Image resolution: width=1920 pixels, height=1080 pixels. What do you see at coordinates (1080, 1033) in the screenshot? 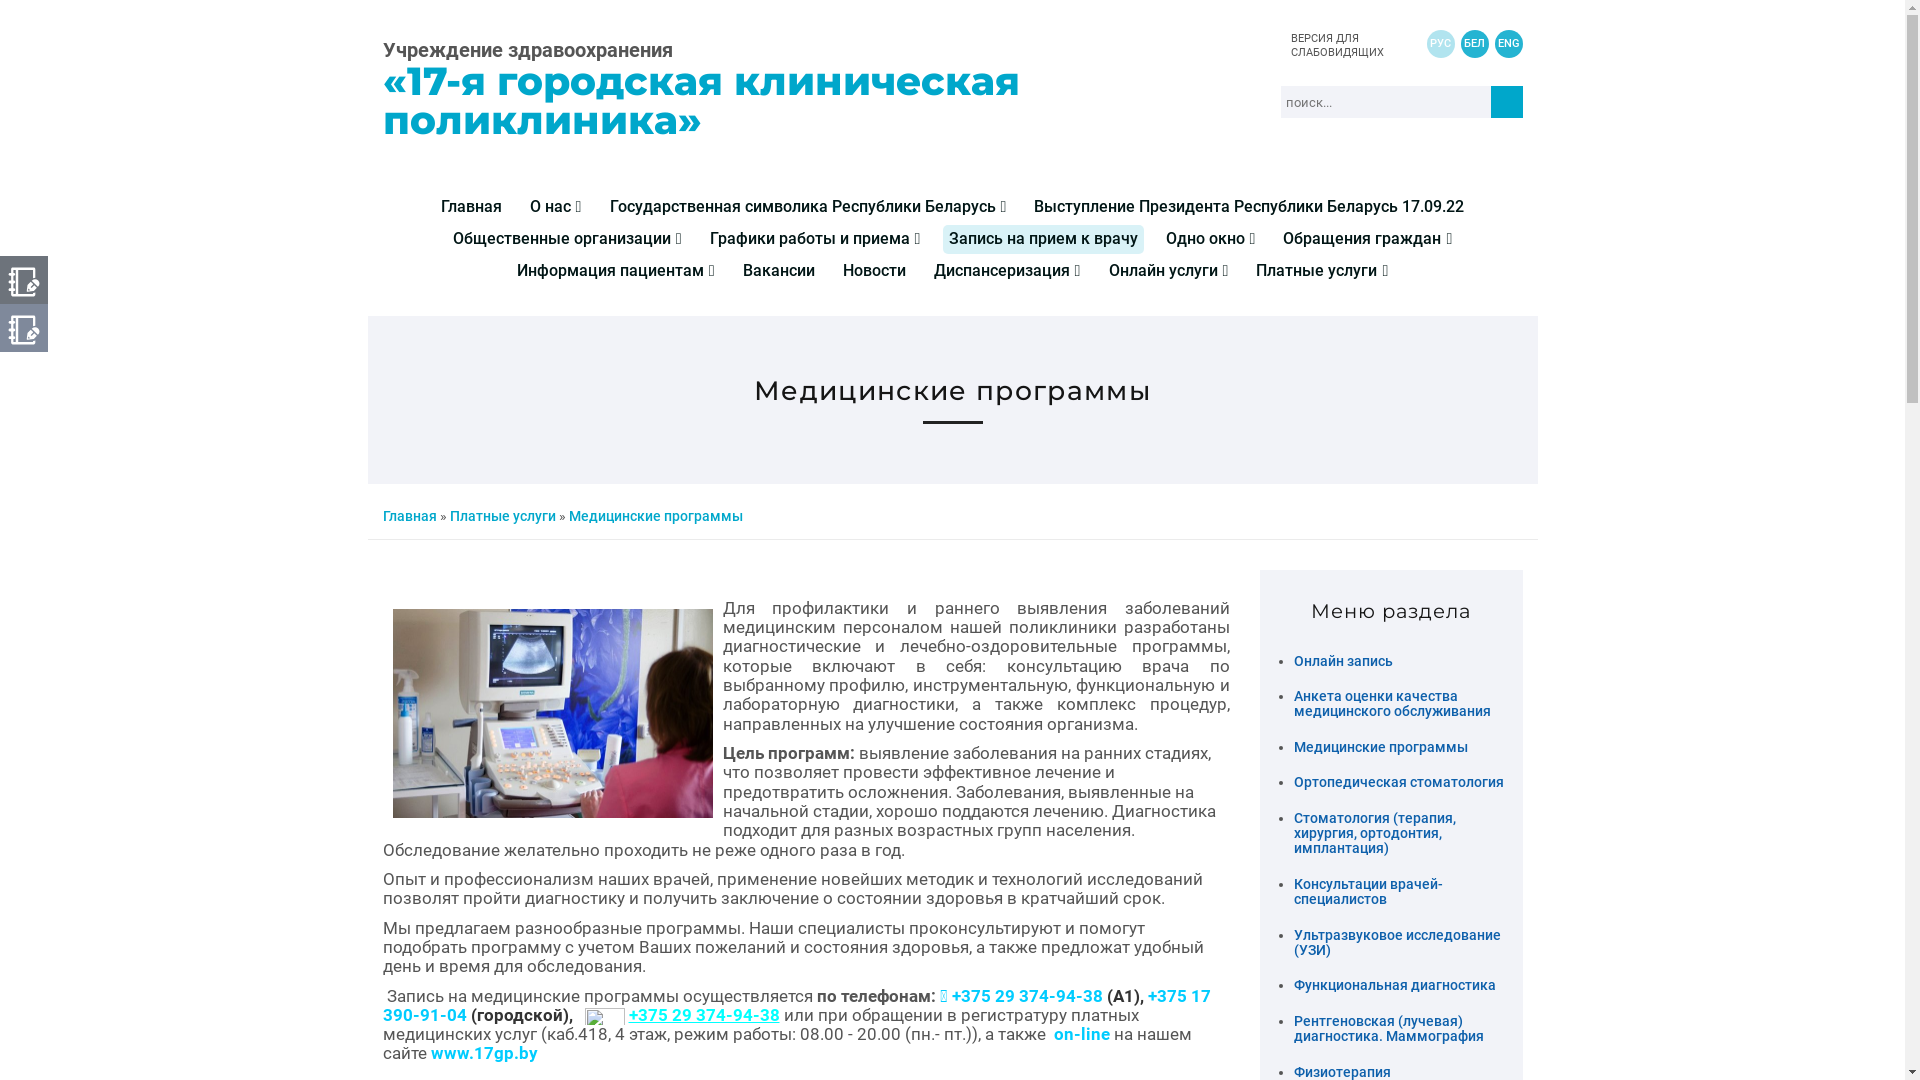
I see `'on-line'` at bounding box center [1080, 1033].